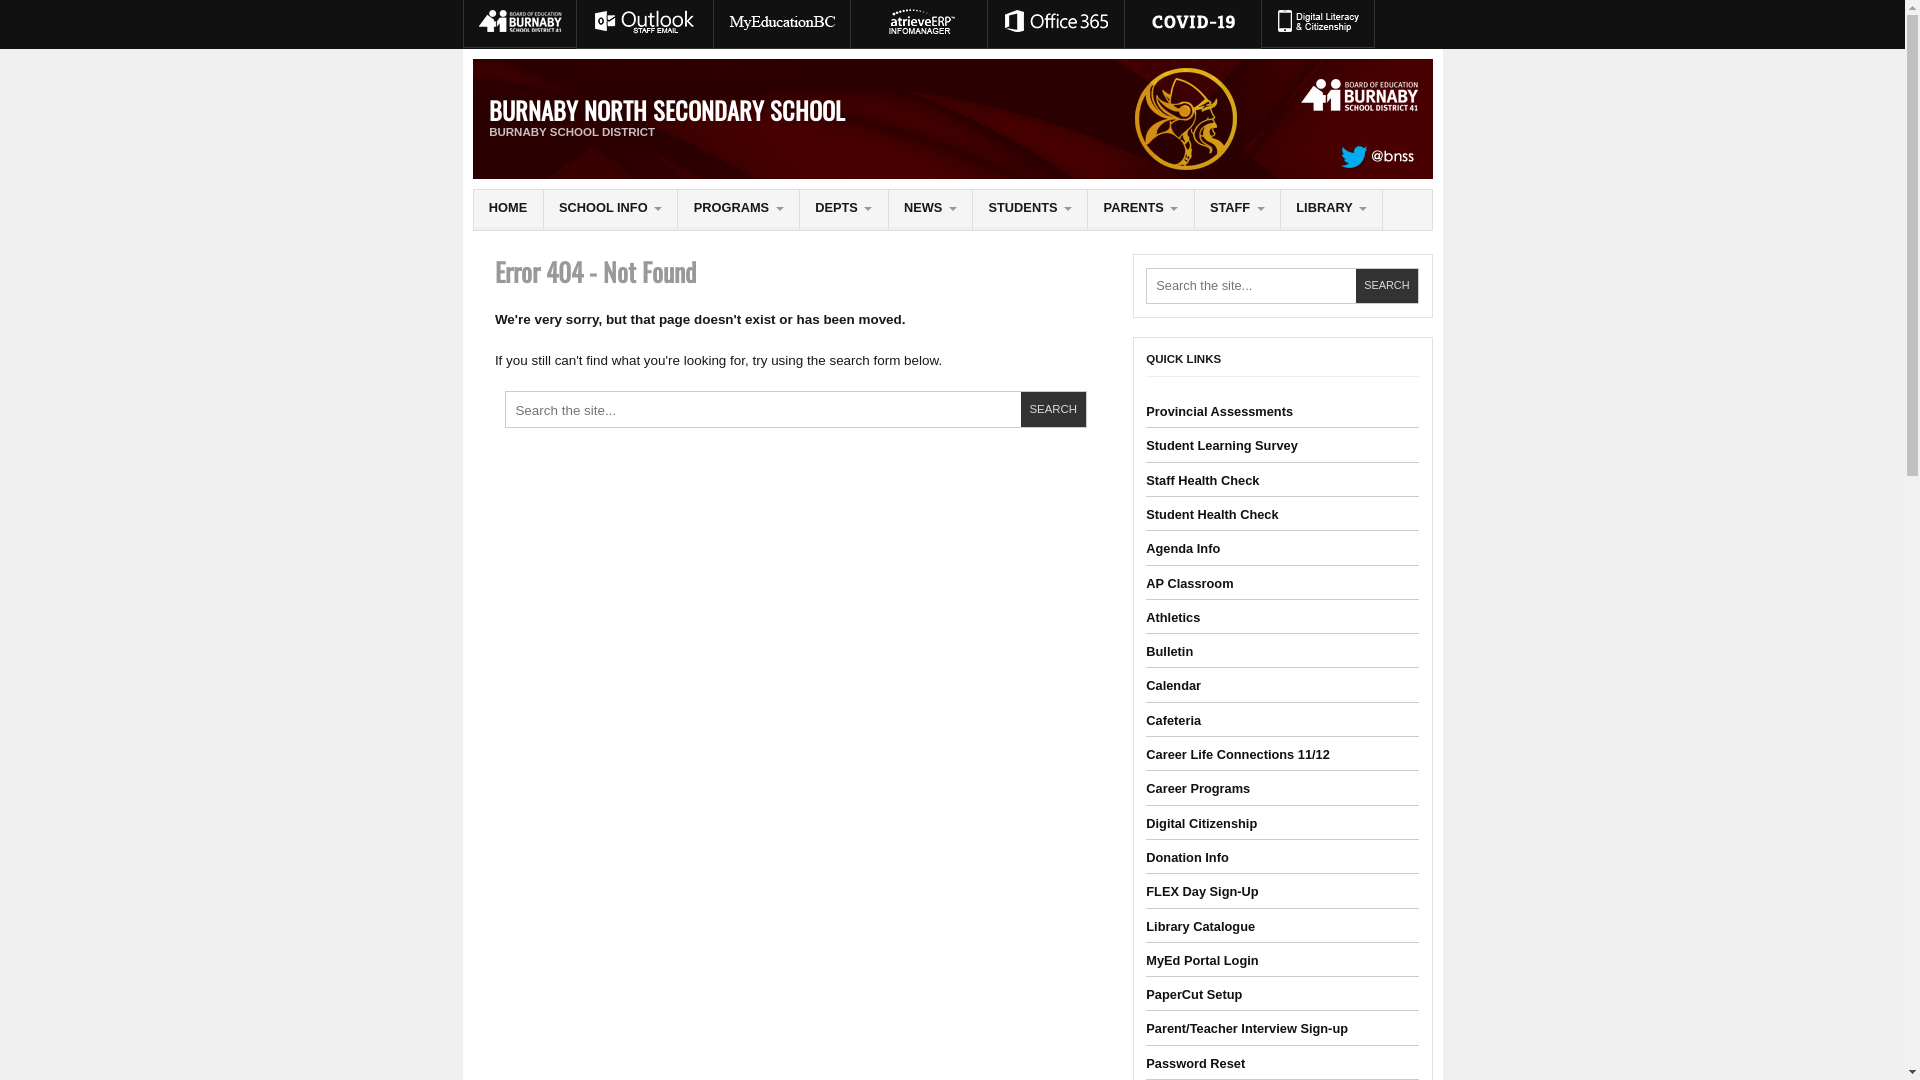  Describe the element at coordinates (1146, 754) in the screenshot. I see `'Career Life Connections 11/12'` at that location.